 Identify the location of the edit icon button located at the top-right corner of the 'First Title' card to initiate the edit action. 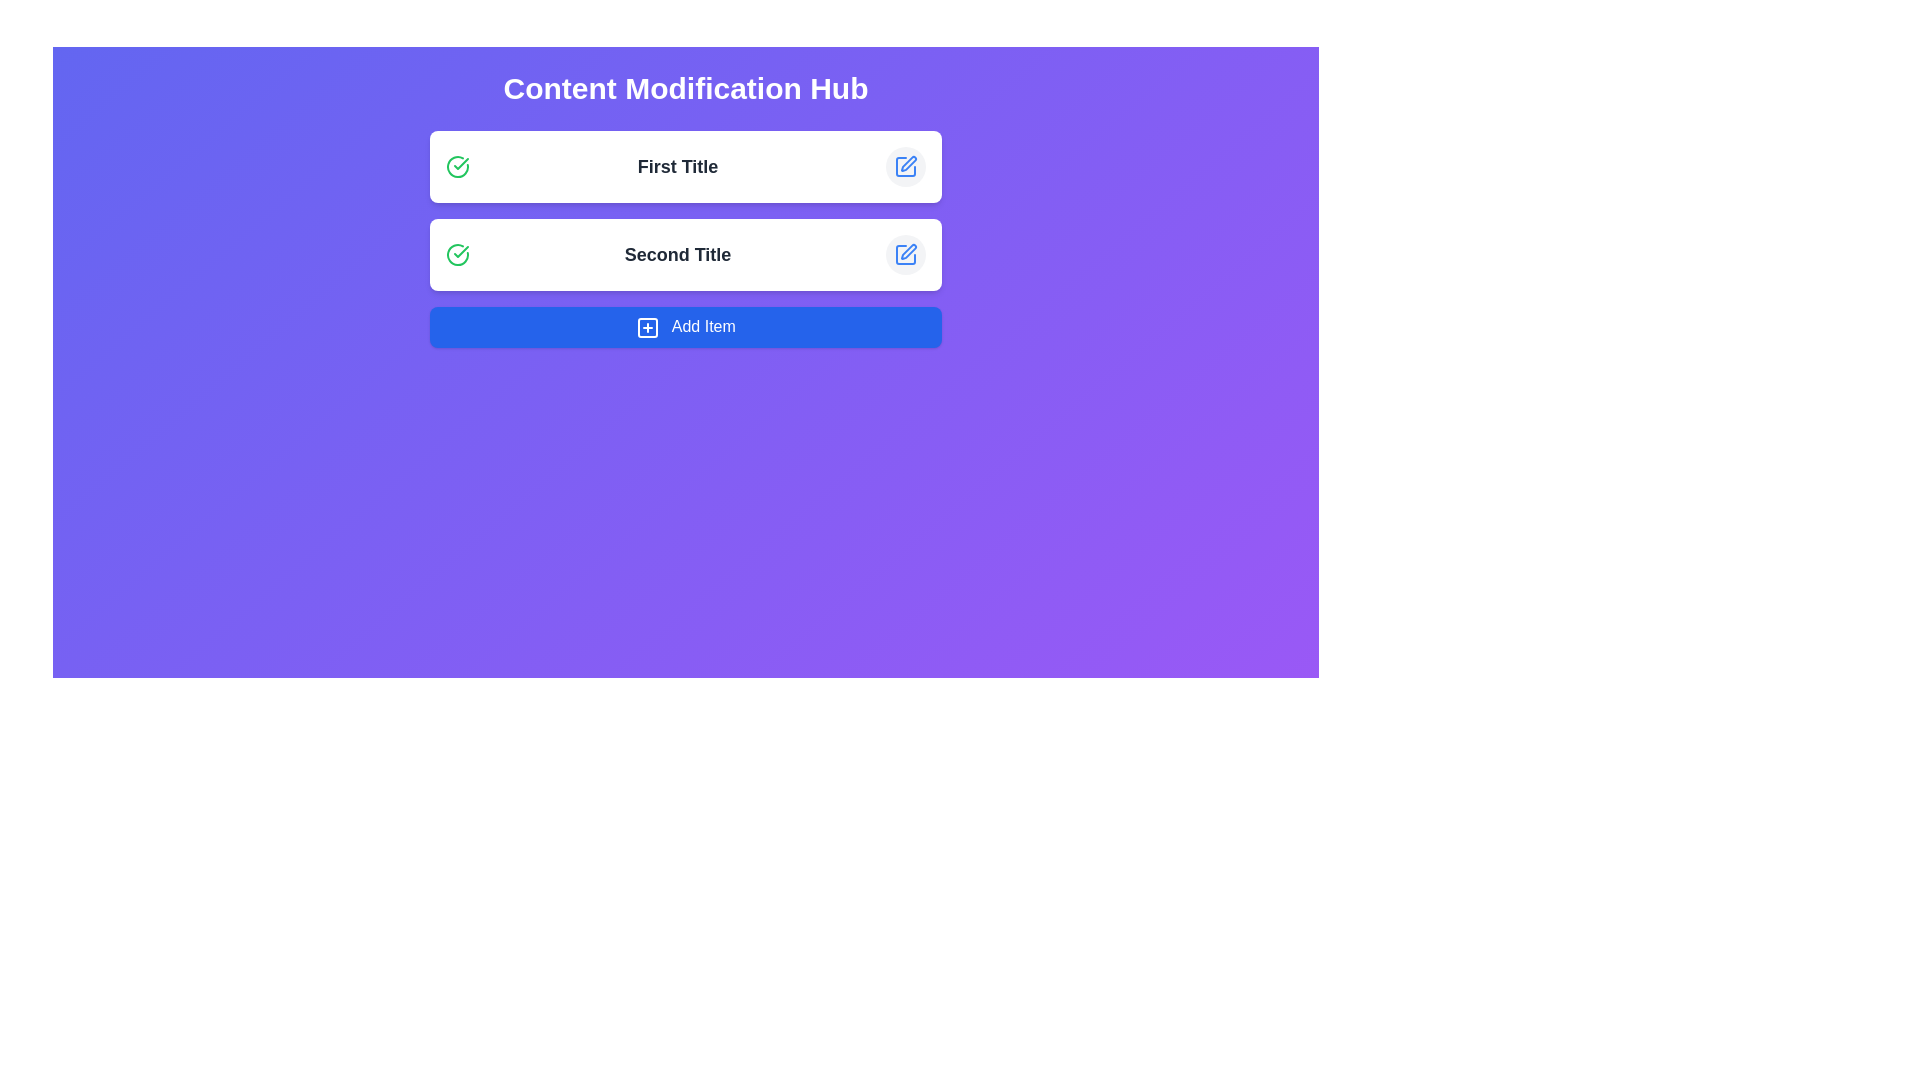
(905, 165).